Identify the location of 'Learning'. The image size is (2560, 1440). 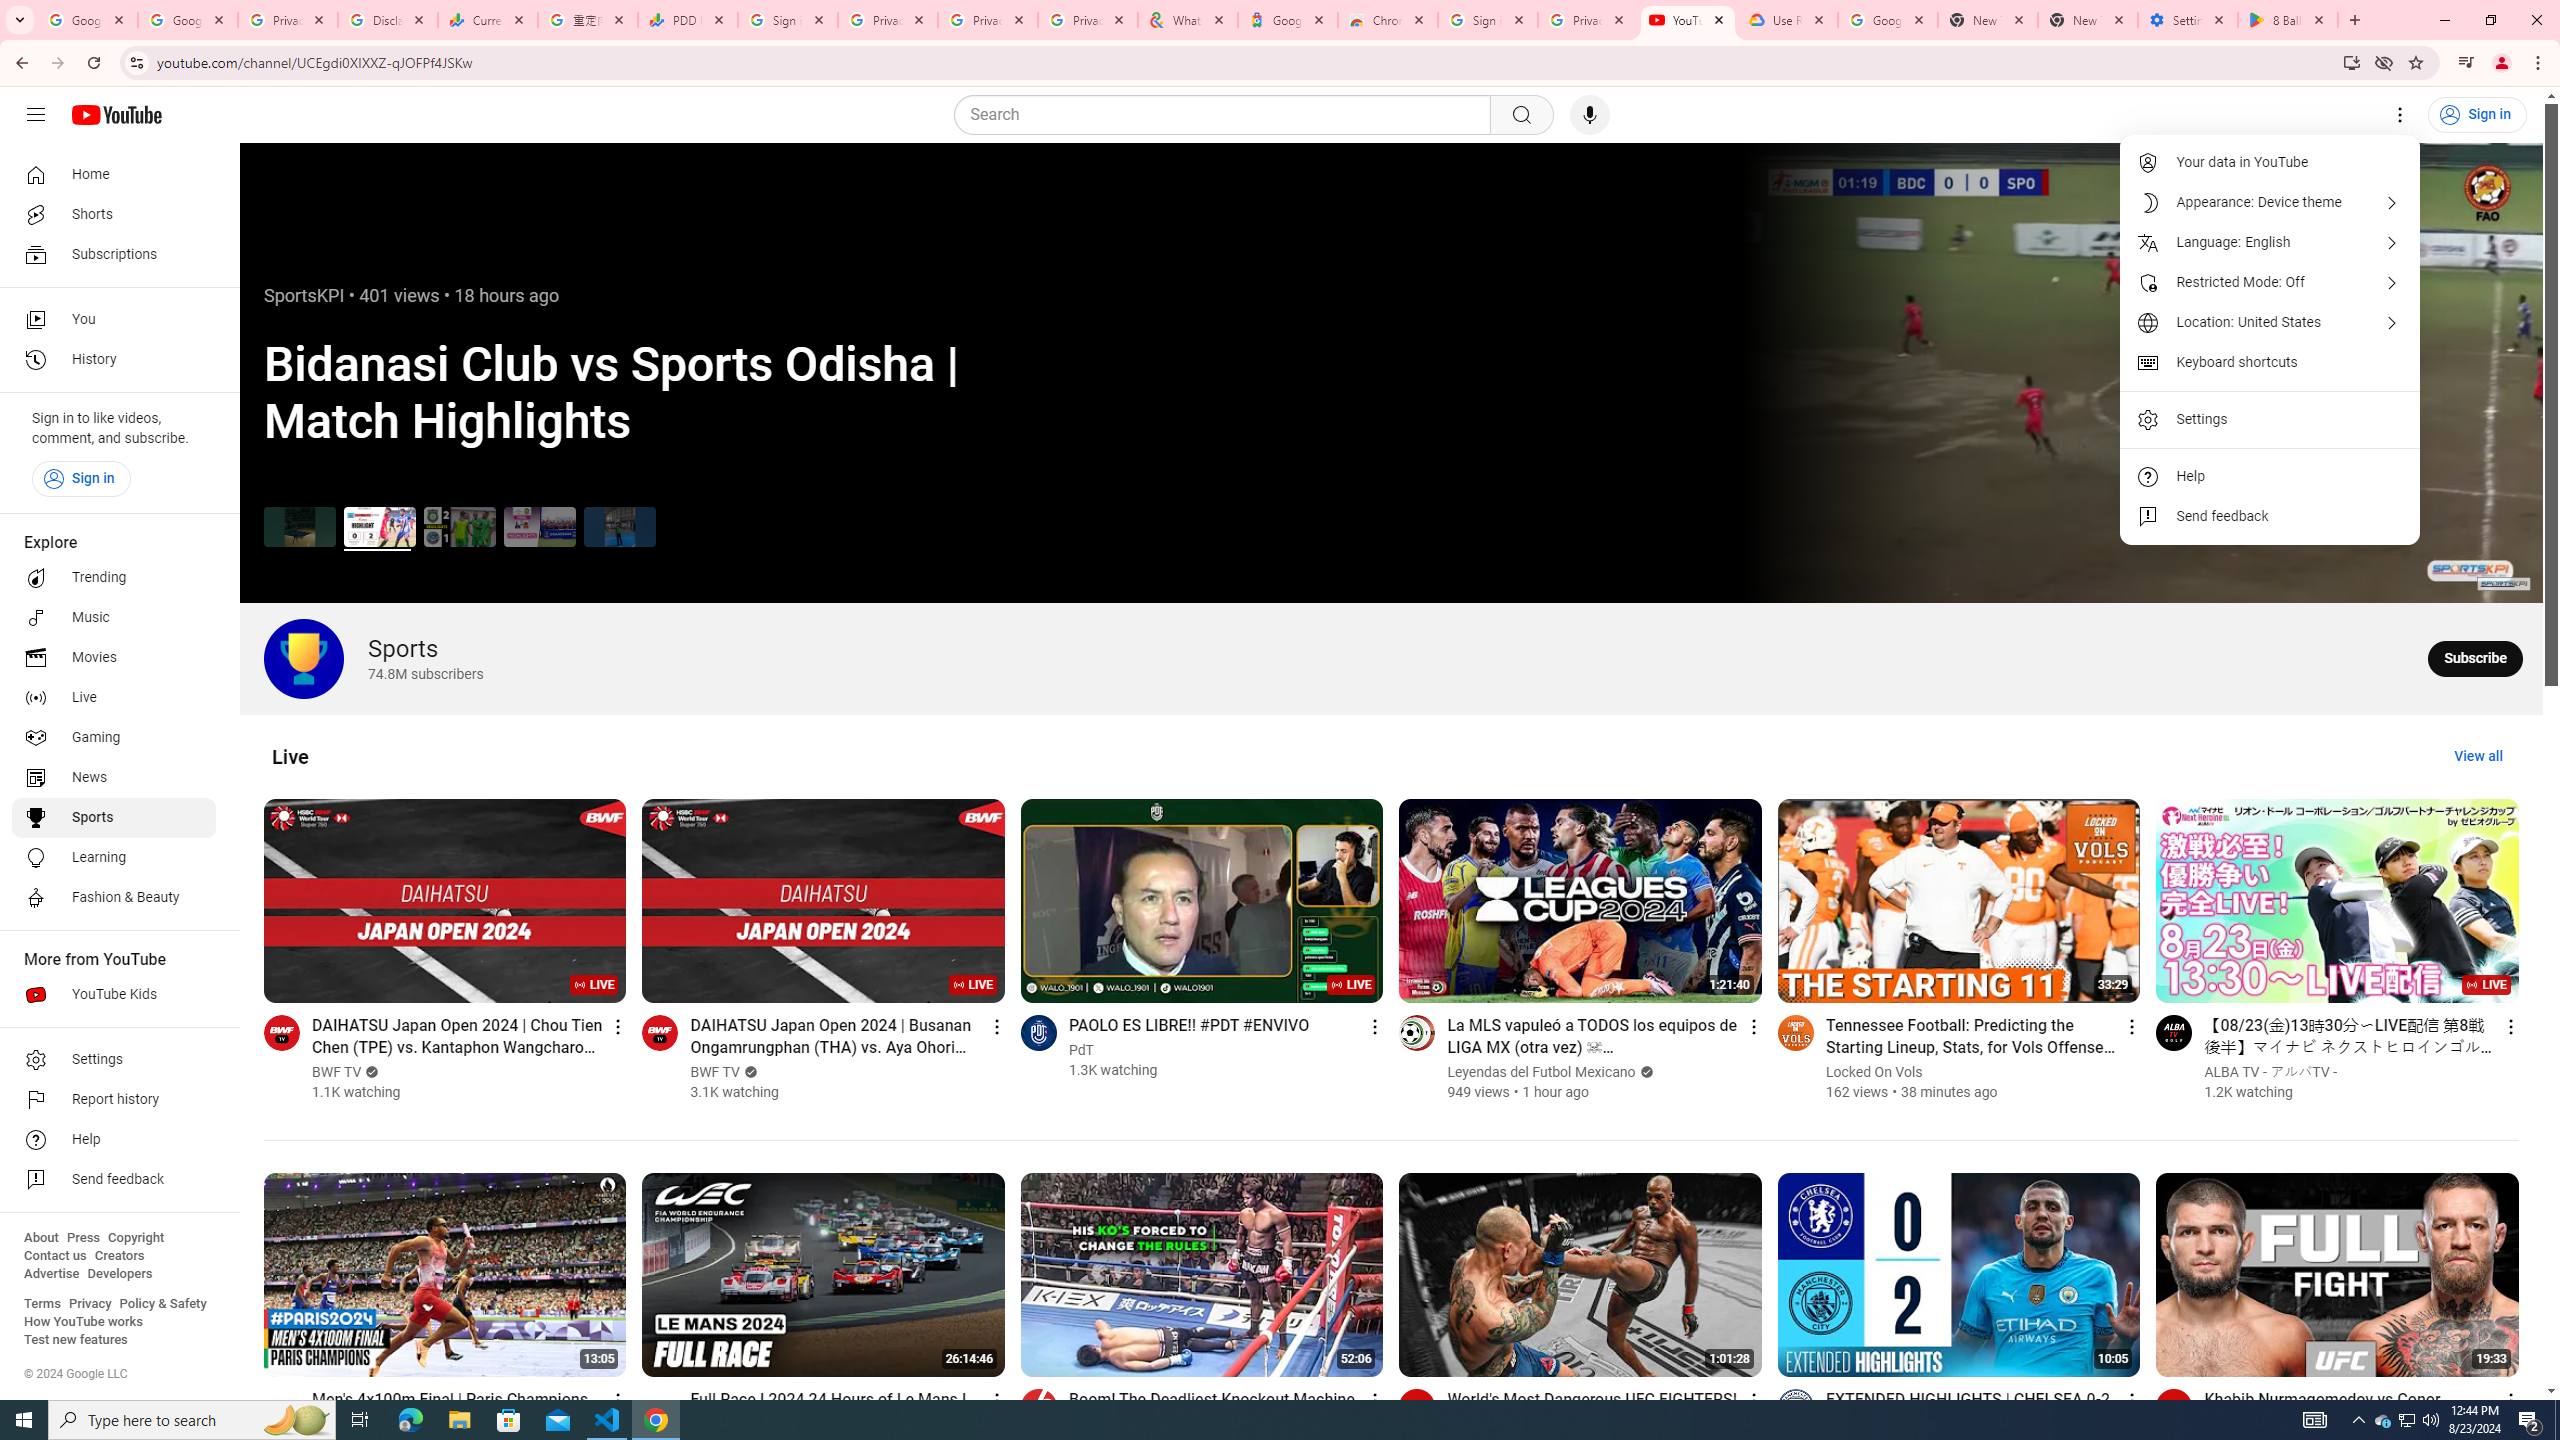
(113, 857).